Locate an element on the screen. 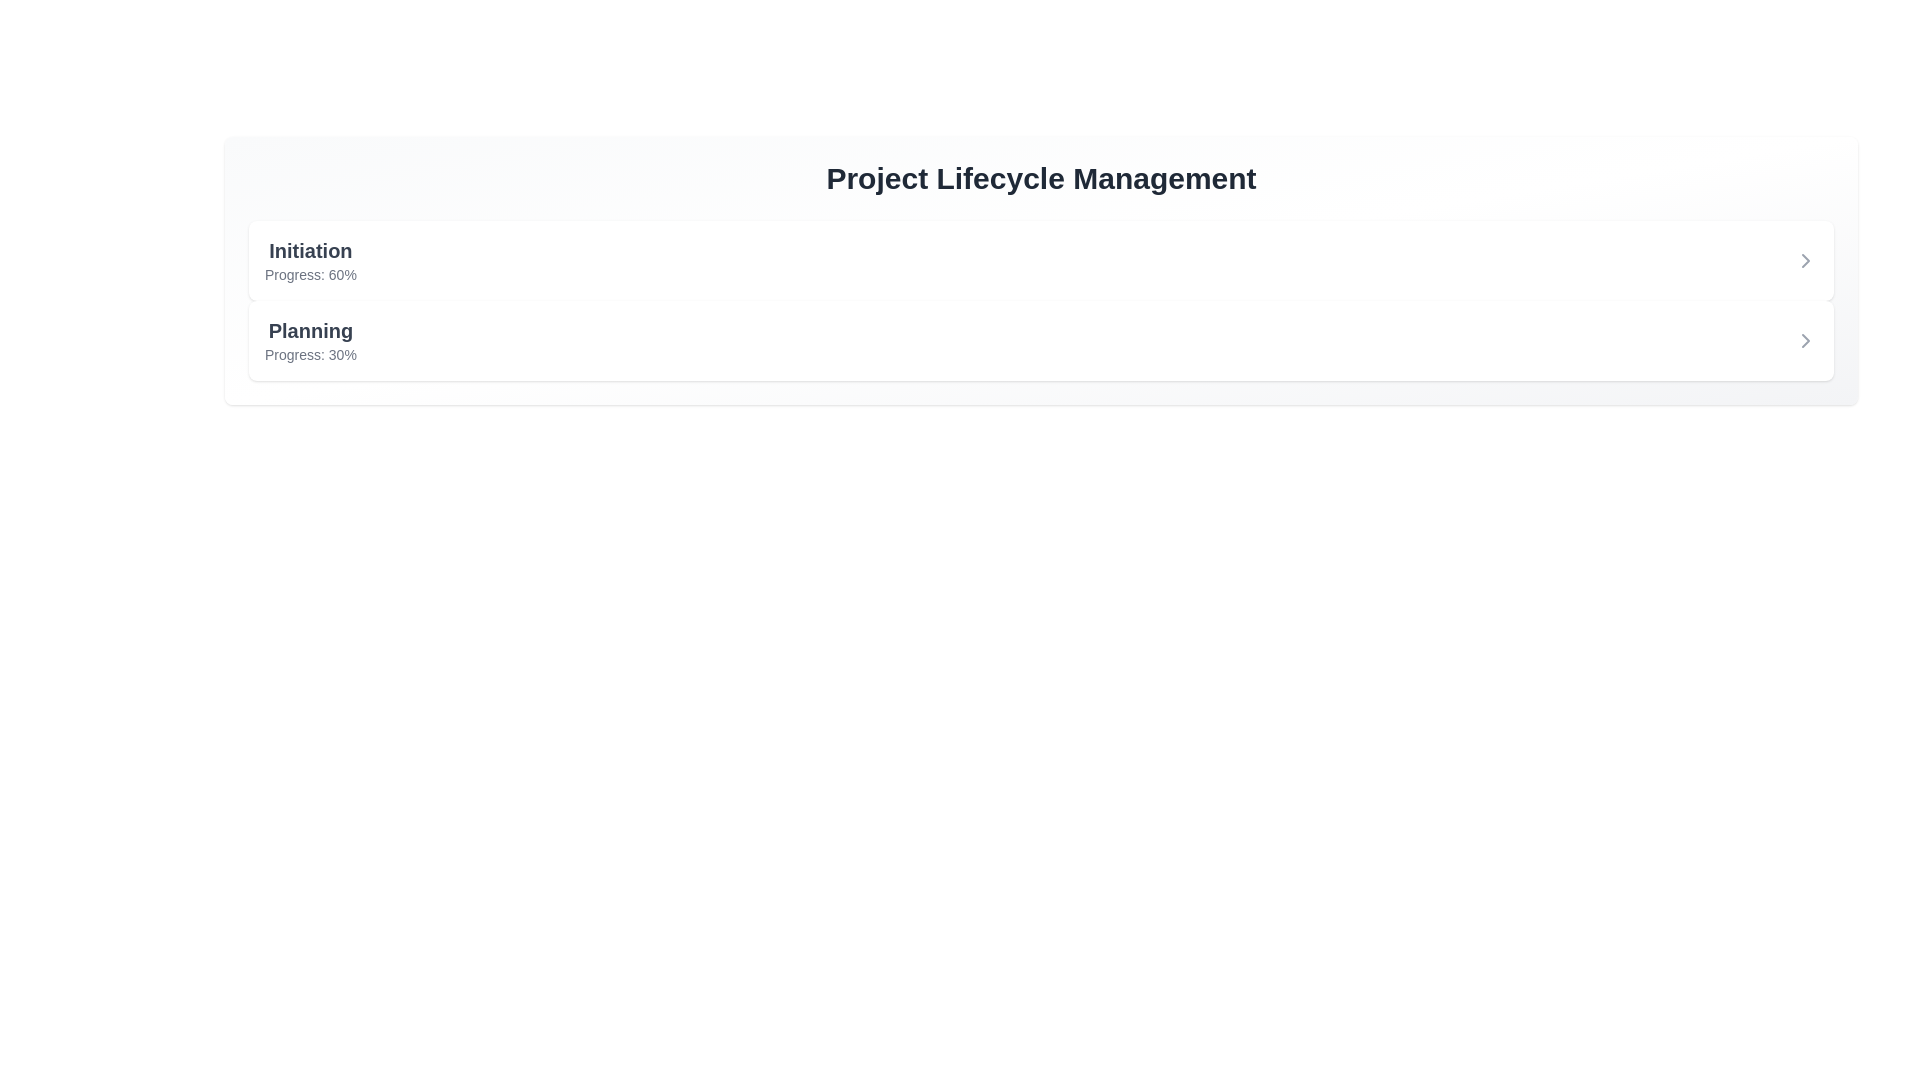 Image resolution: width=1920 pixels, height=1080 pixels. the 'Planning' text label, which is displayed in bold gray font above the 'Progress: 30%' text, located in the second section of the list-like layout is located at coordinates (309, 330).